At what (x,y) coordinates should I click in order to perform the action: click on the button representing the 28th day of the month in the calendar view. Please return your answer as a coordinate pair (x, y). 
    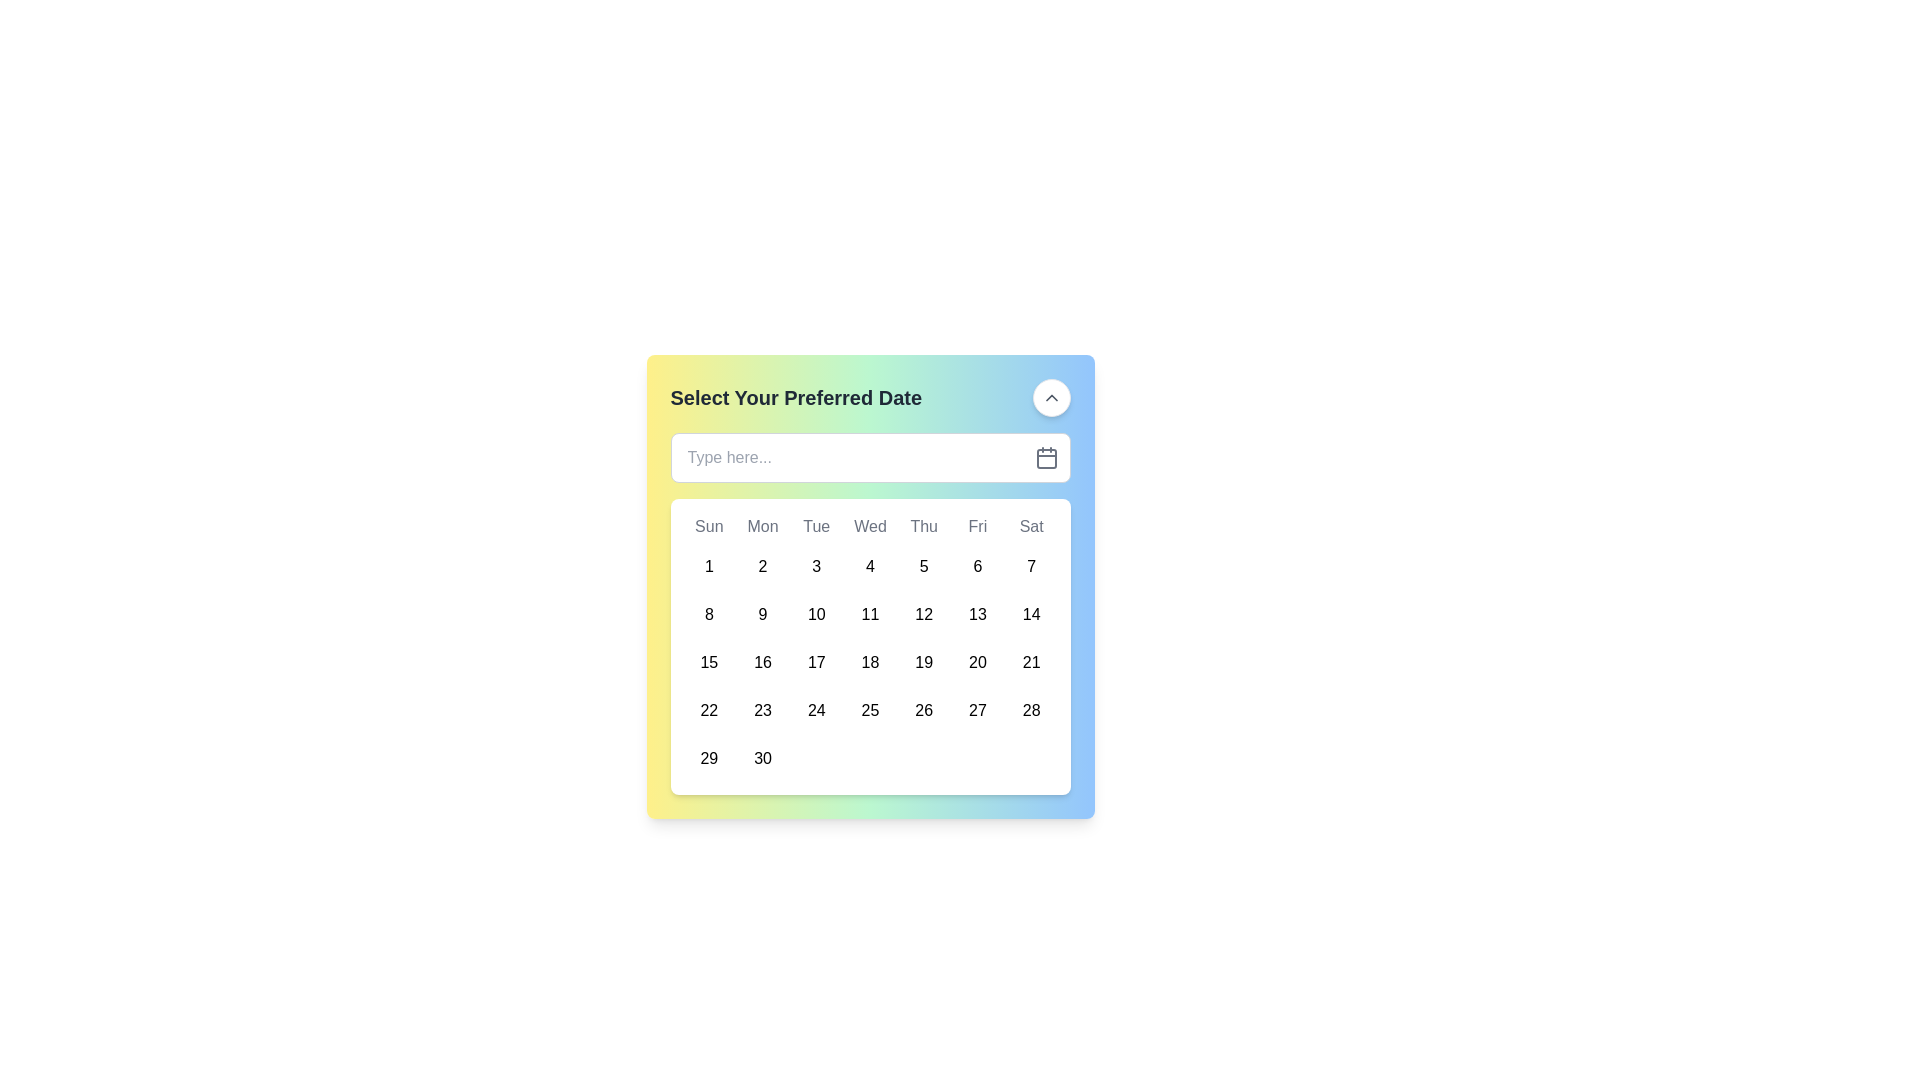
    Looking at the image, I should click on (1031, 709).